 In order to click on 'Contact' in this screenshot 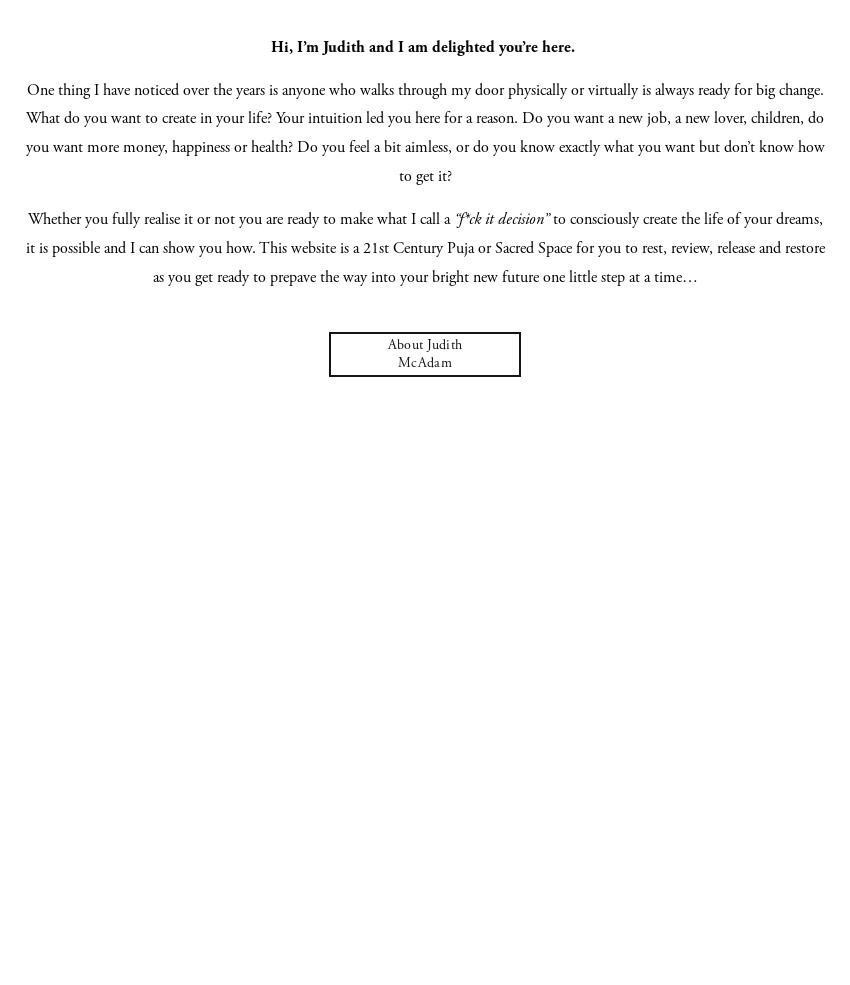, I will do `click(424, 367)`.